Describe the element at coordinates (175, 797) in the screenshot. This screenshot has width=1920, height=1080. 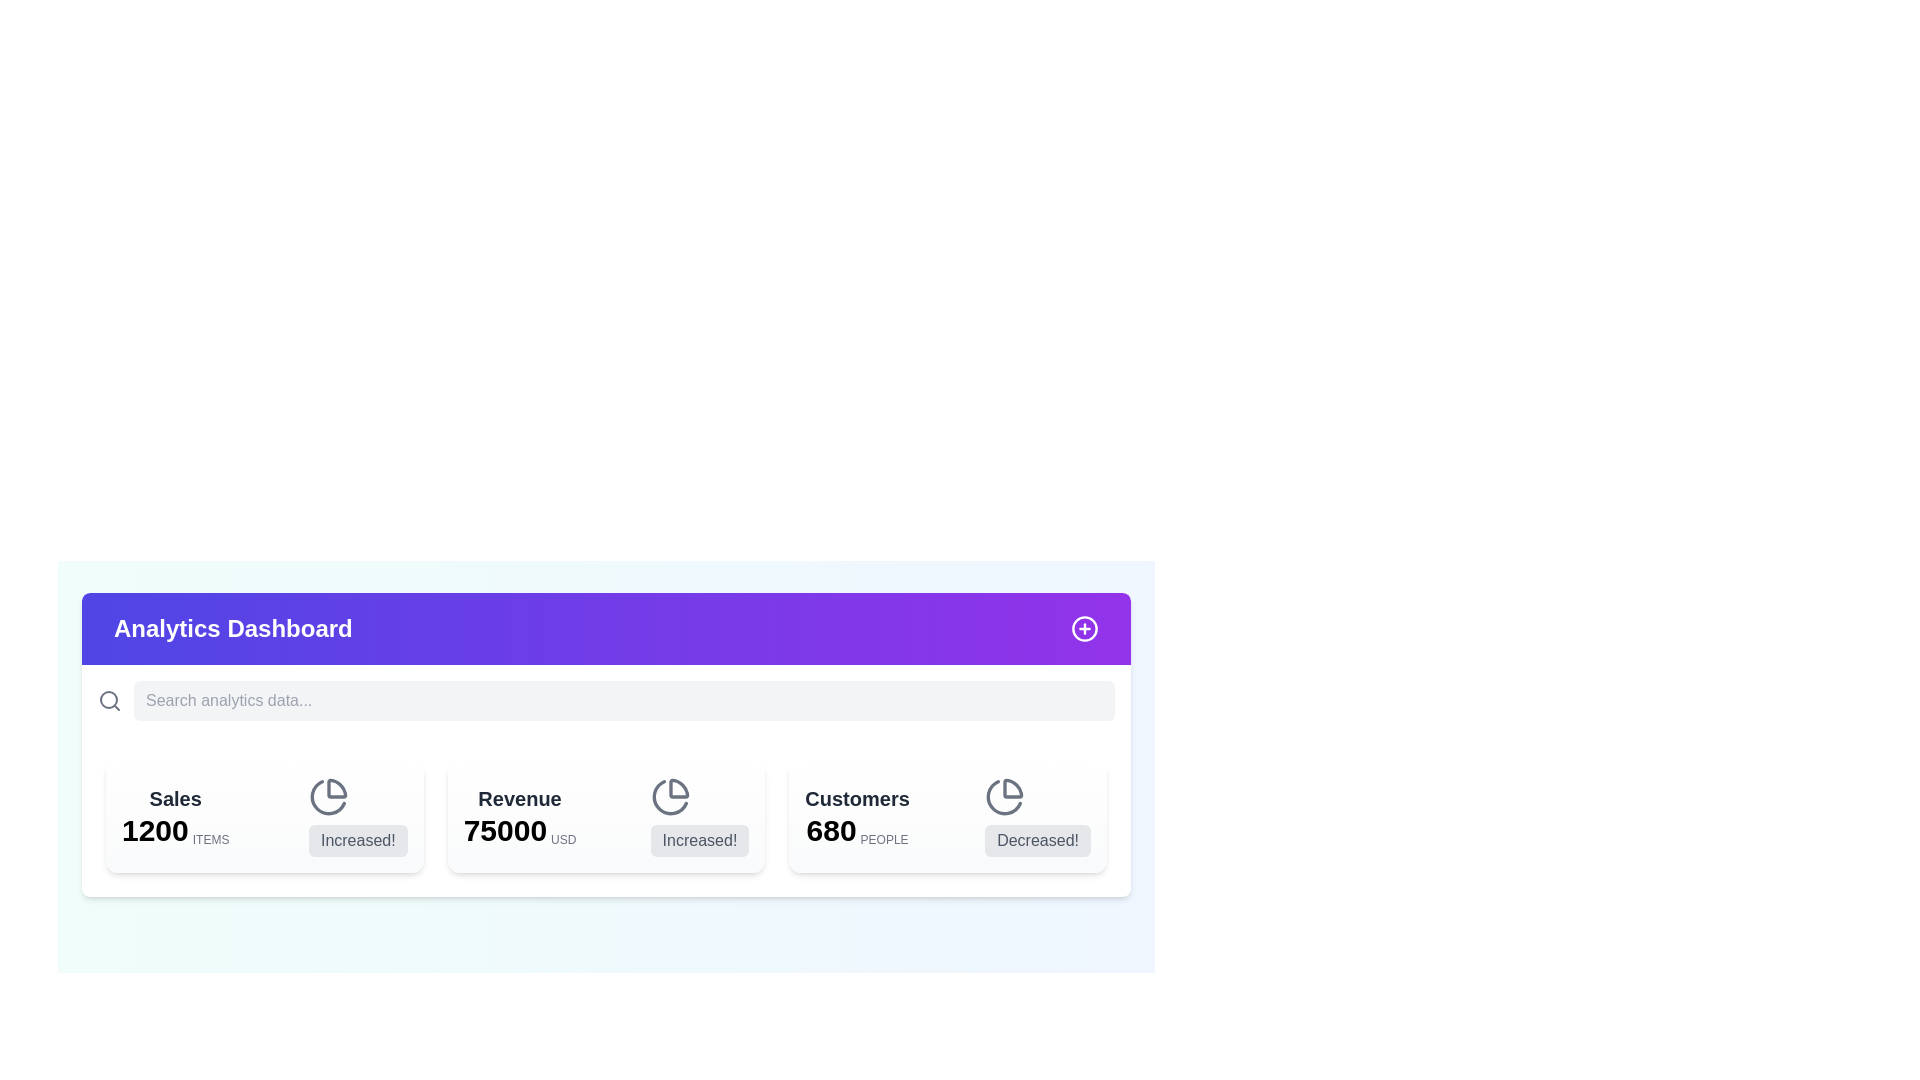
I see `the 'Sales' label, which is the title for the associated data in the card located at the top-left corner of the dashboard card` at that location.